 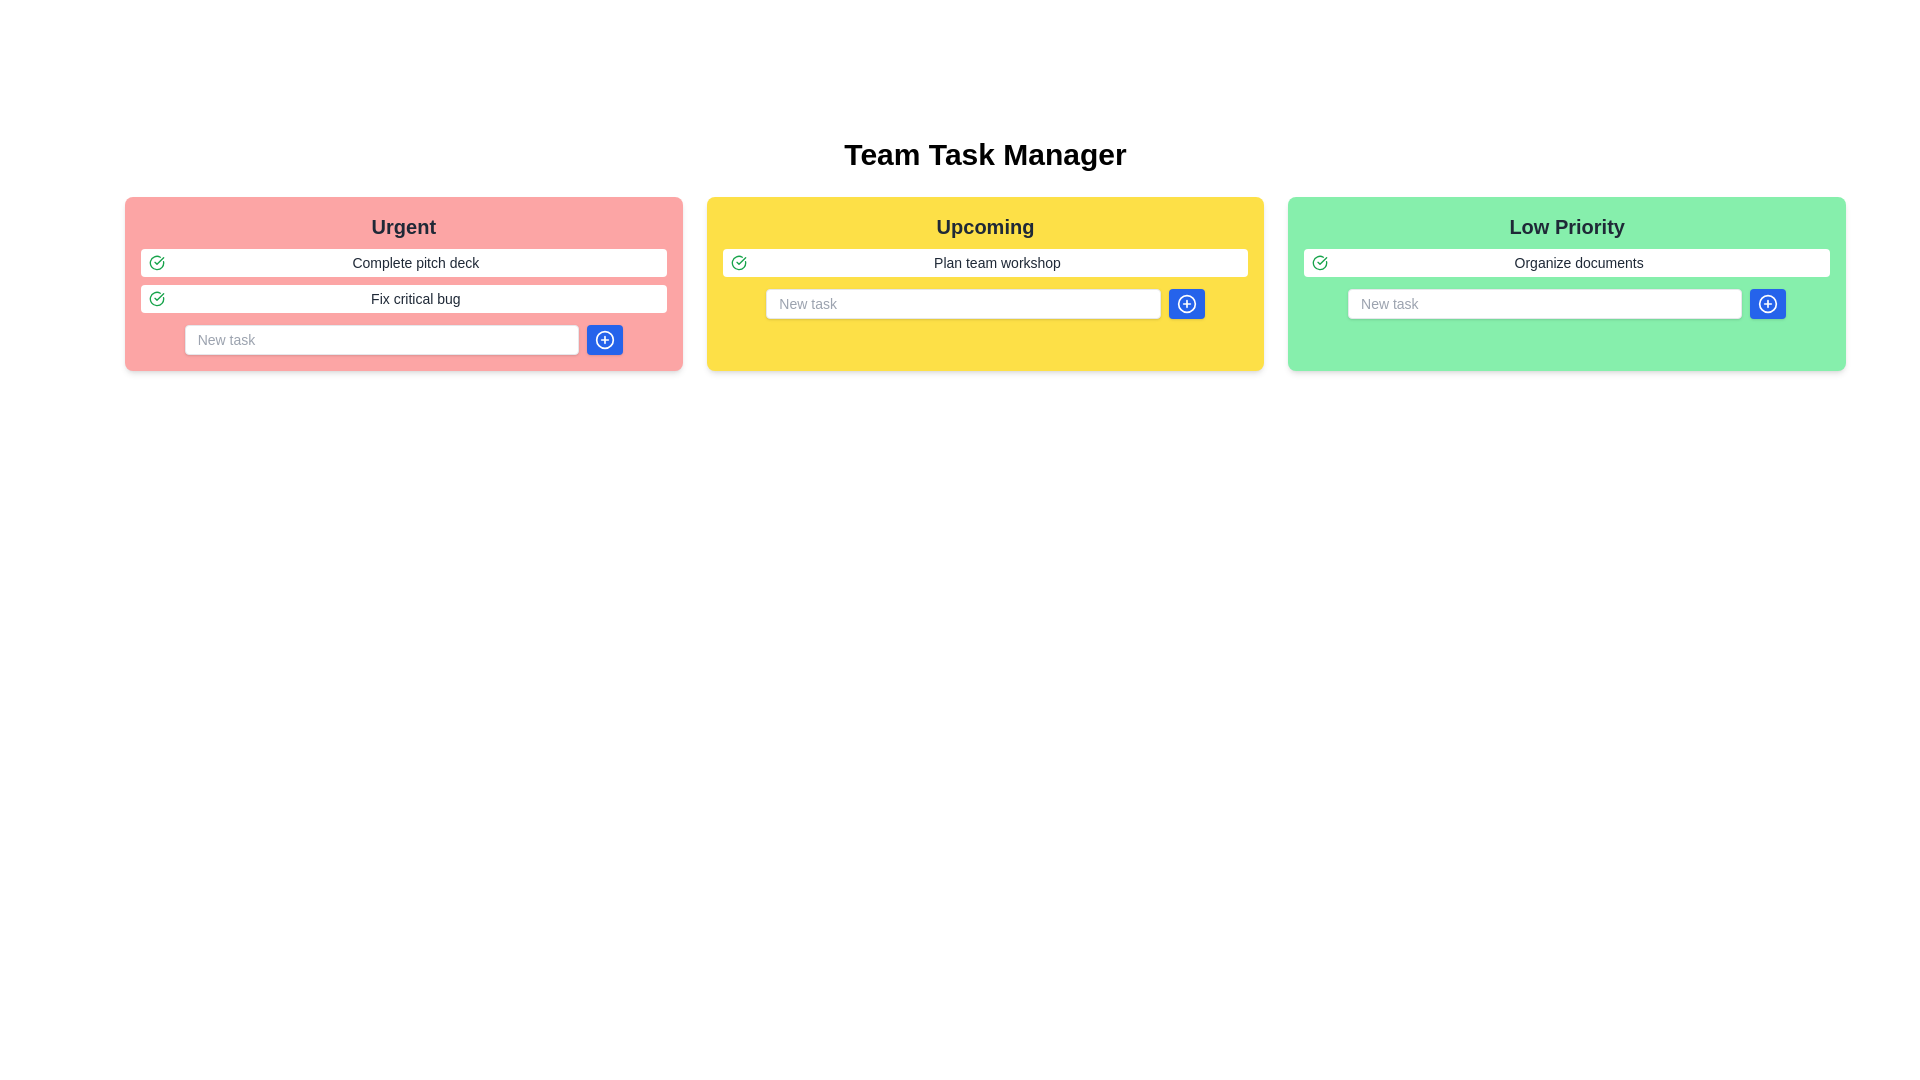 I want to click on the '+' icon button with a blue background located within the 'Urgent' task card, so click(x=603, y=338).